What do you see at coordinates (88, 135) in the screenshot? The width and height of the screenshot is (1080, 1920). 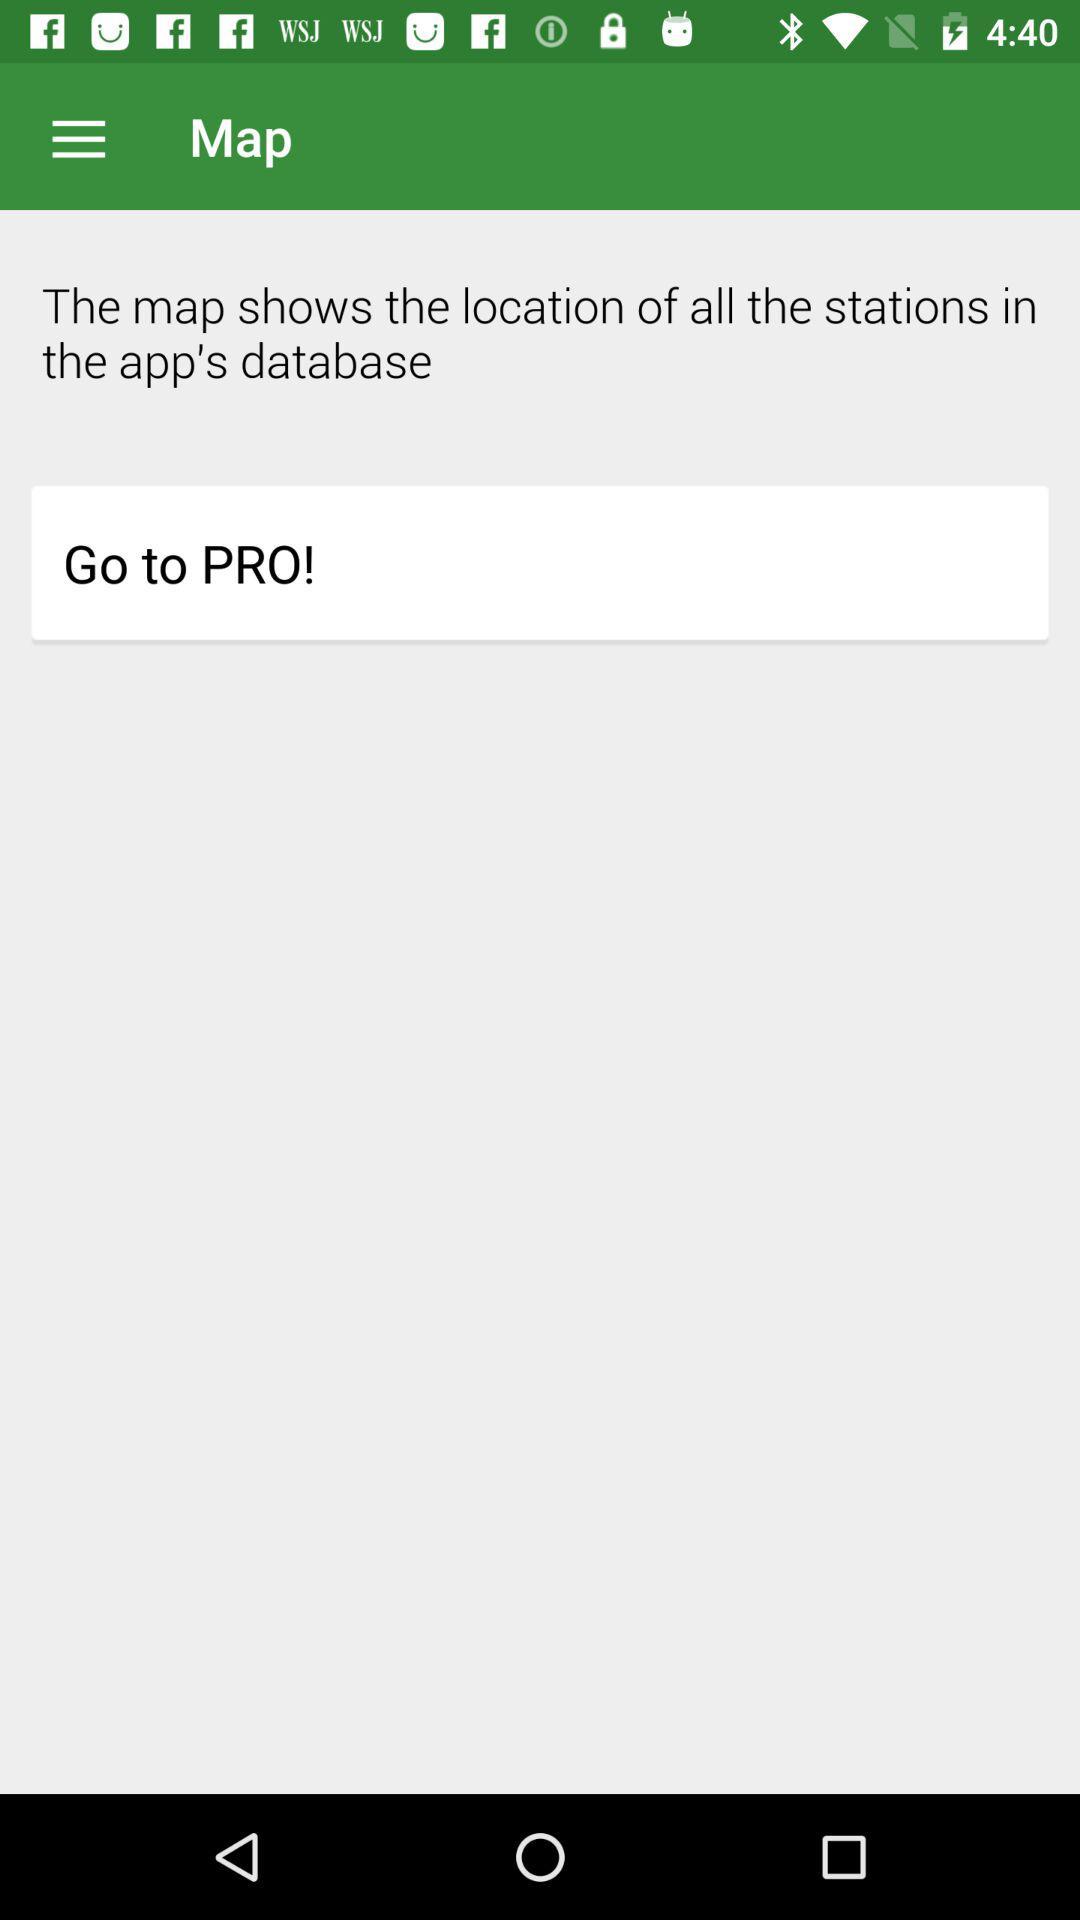 I see `the item to the left of the map icon` at bounding box center [88, 135].